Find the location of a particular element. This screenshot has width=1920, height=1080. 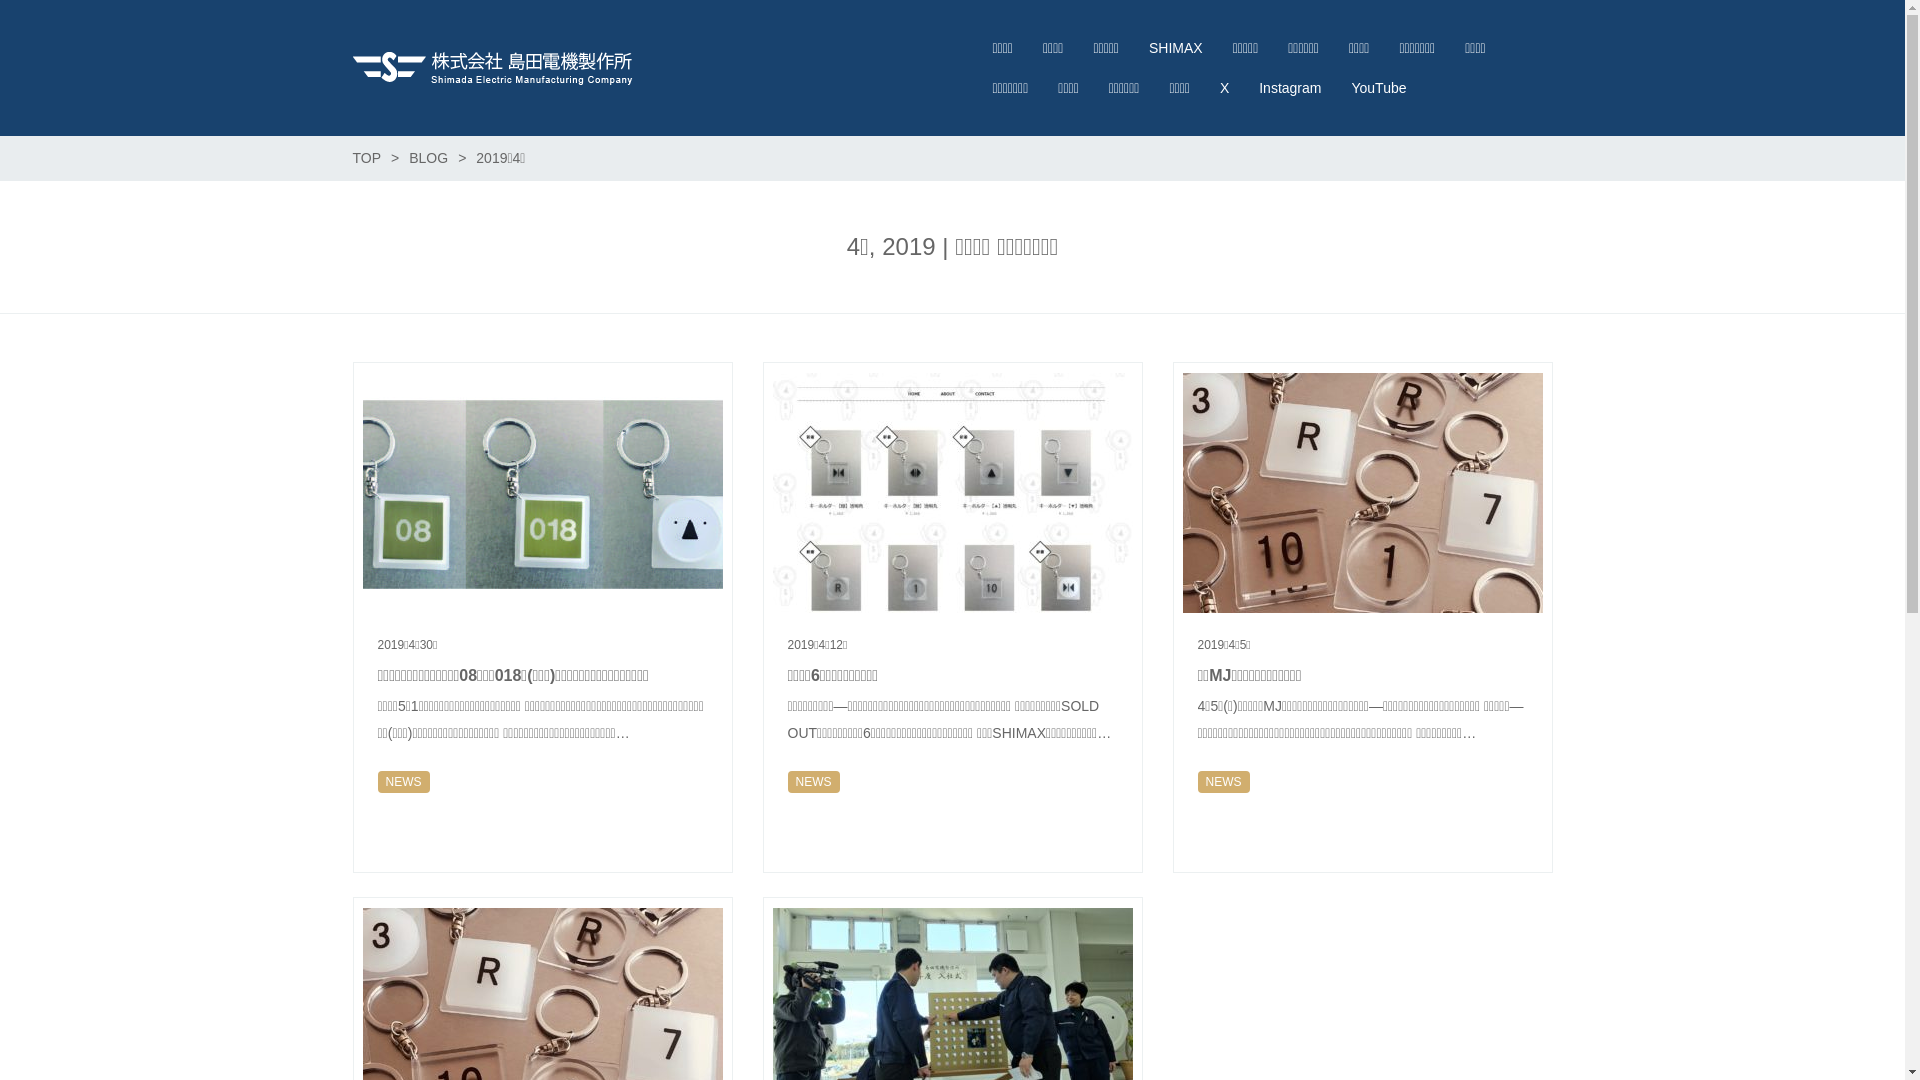

'SHIMAX' is located at coordinates (1176, 46).